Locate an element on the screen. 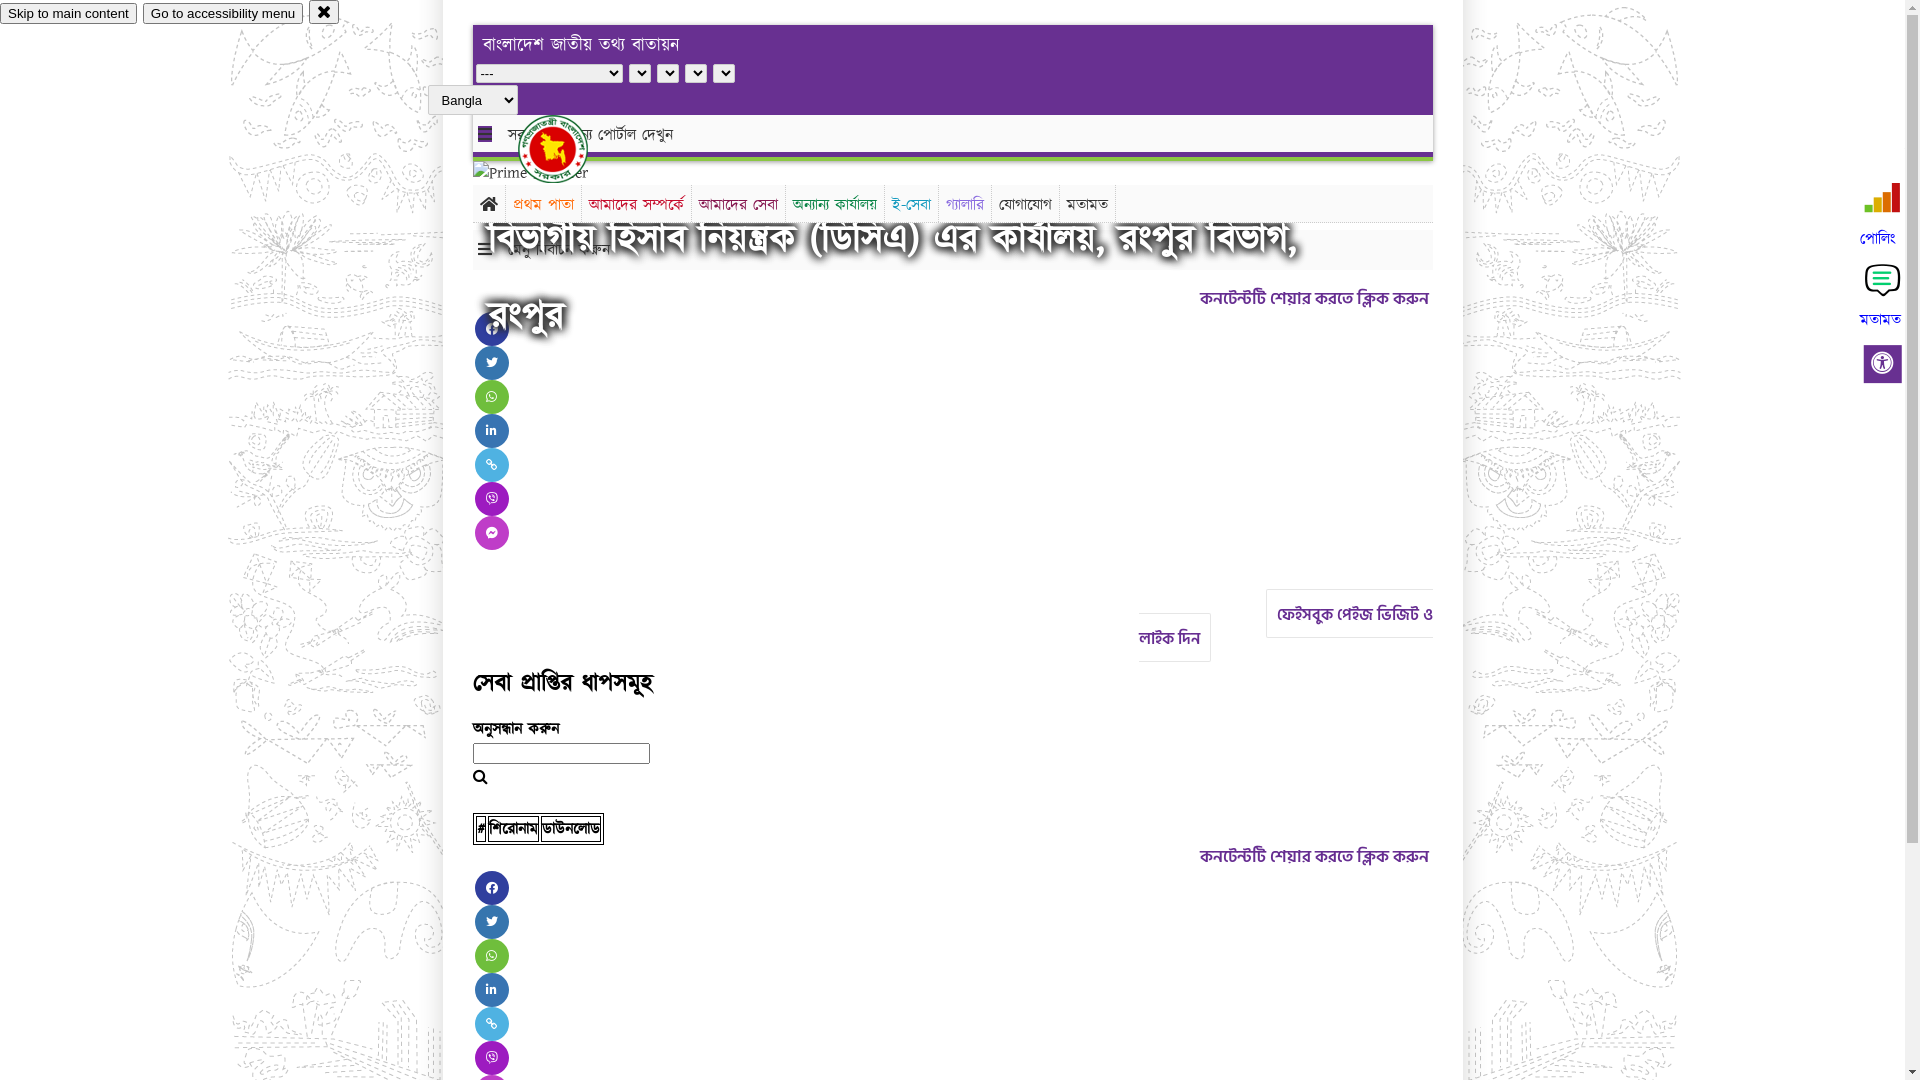  ' is located at coordinates (569, 148).